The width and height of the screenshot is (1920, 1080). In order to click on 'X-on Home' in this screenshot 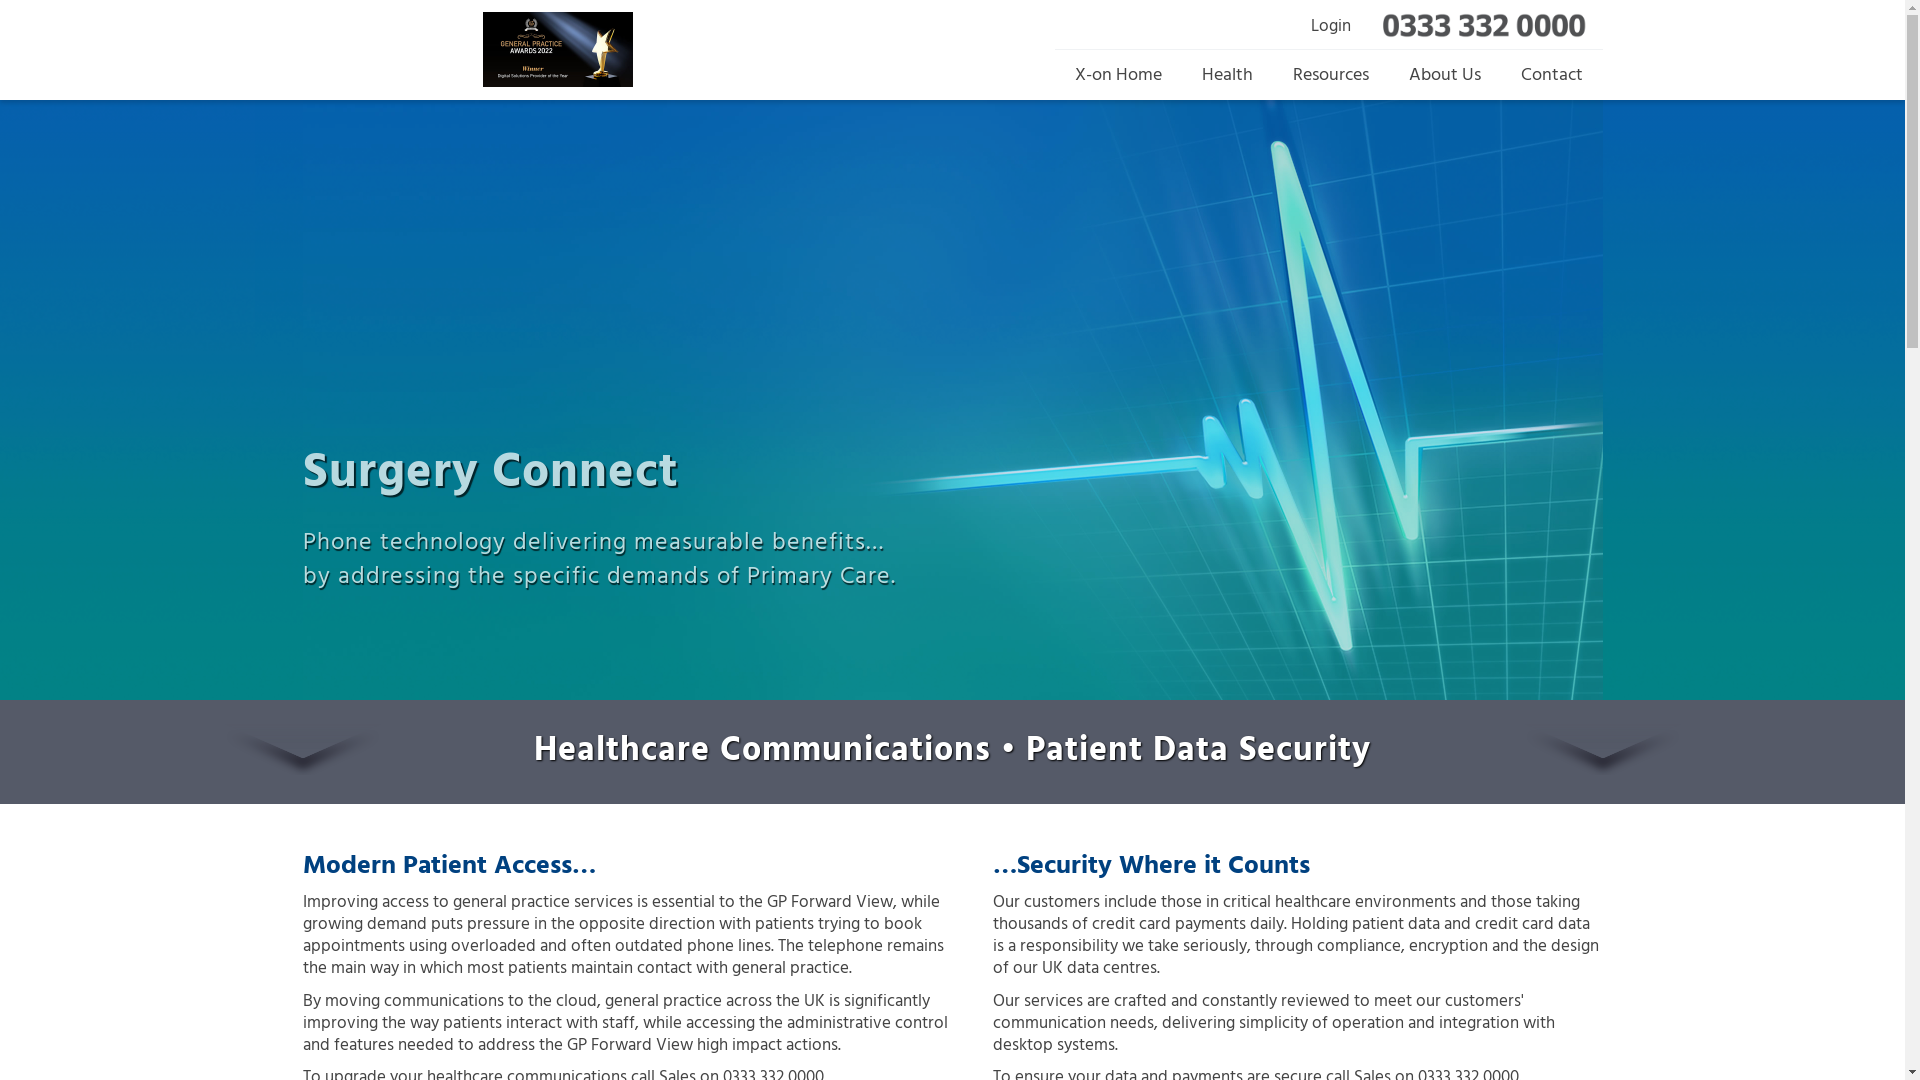, I will do `click(1116, 74)`.